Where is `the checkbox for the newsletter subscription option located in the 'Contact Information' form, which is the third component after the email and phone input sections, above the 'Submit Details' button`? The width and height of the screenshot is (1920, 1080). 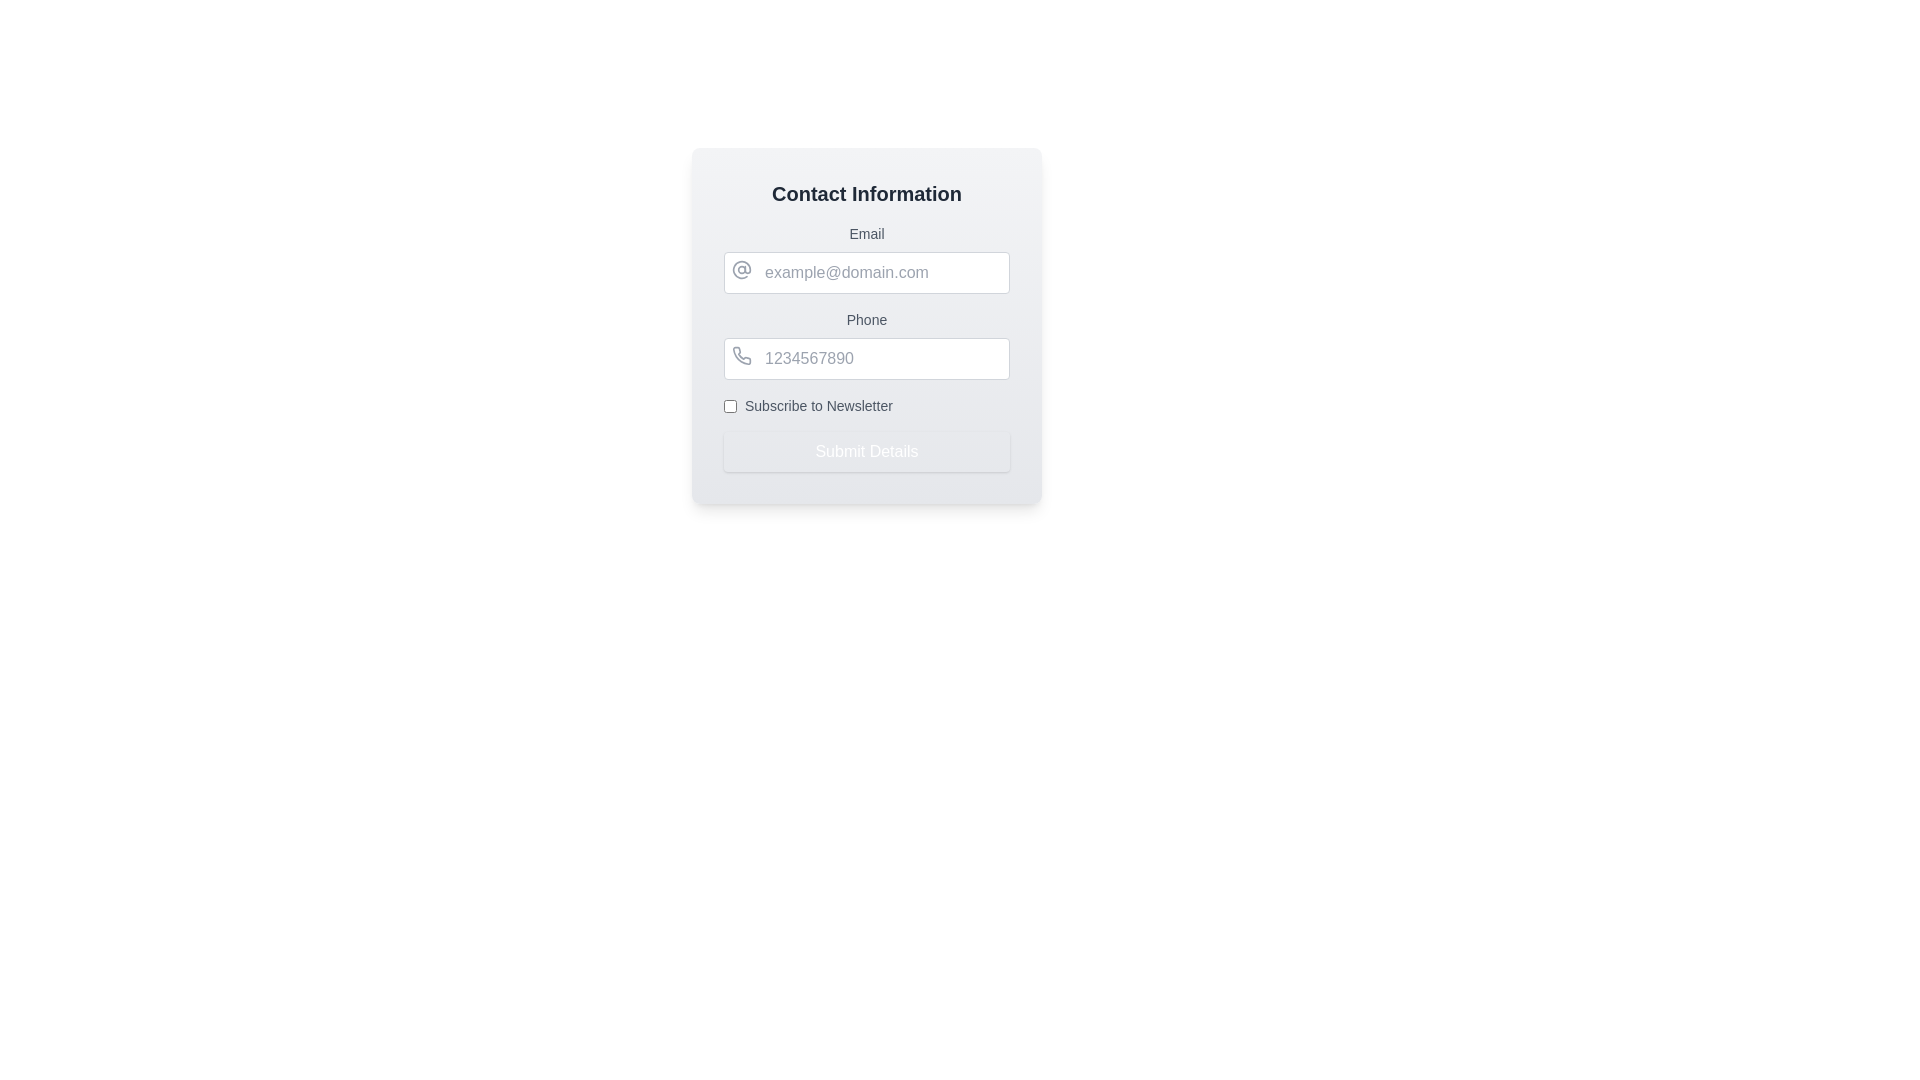 the checkbox for the newsletter subscription option located in the 'Contact Information' form, which is the third component after the email and phone input sections, above the 'Submit Details' button is located at coordinates (867, 405).